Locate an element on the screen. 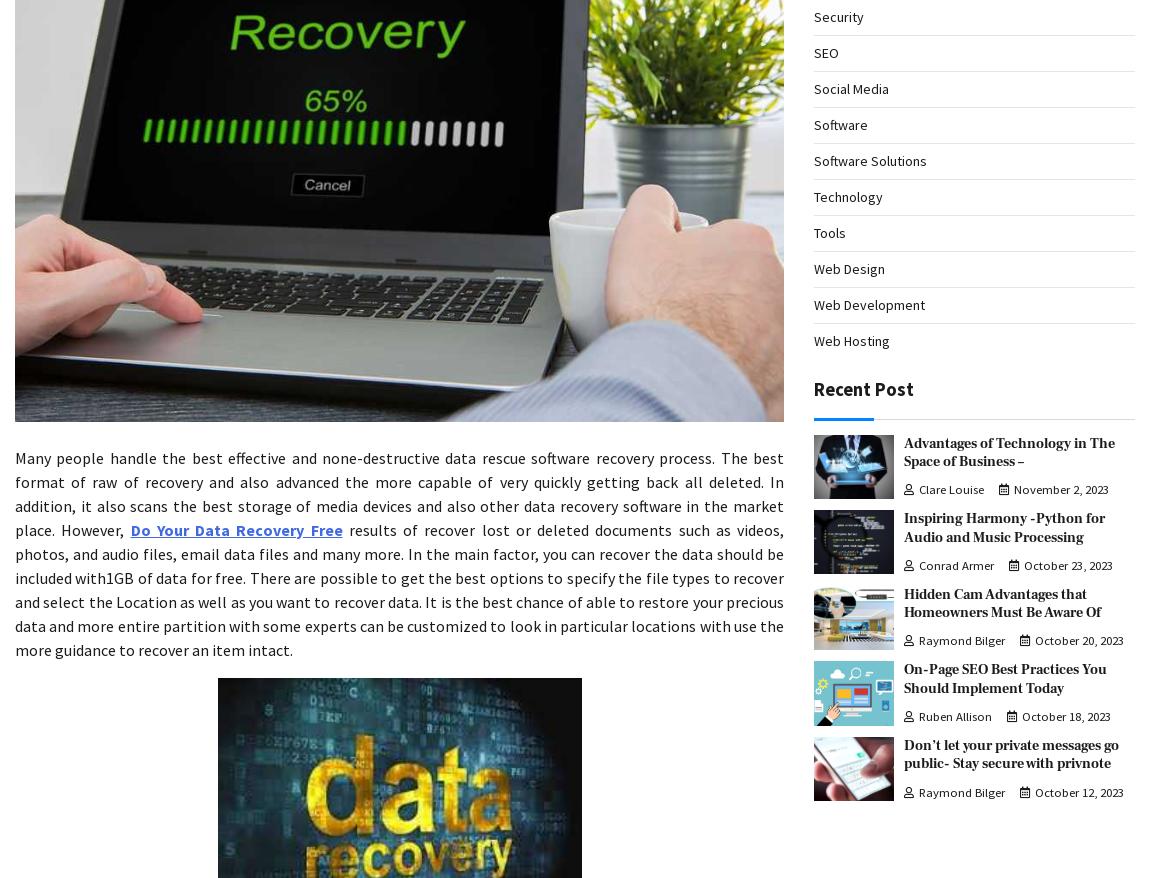 Image resolution: width=1150 pixels, height=878 pixels. 'Web Development' is located at coordinates (869, 302).